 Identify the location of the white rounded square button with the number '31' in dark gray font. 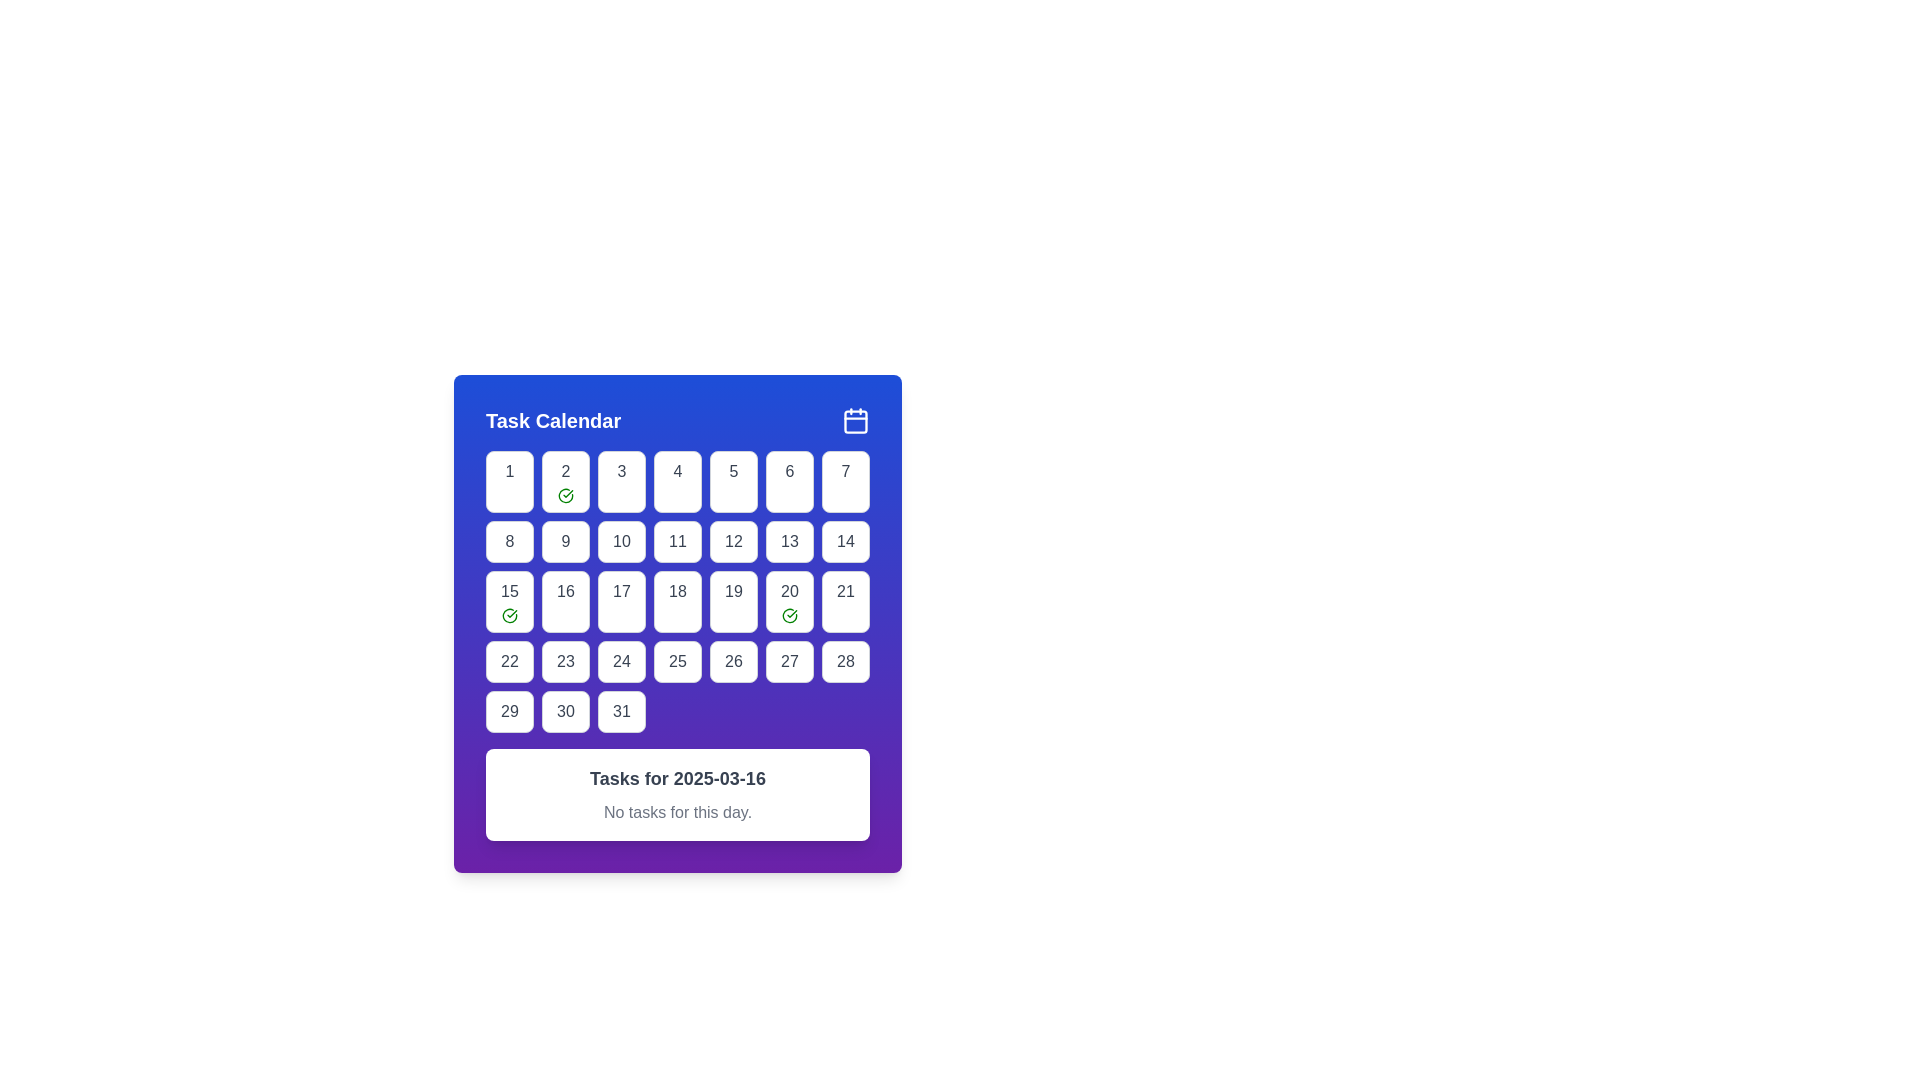
(621, 711).